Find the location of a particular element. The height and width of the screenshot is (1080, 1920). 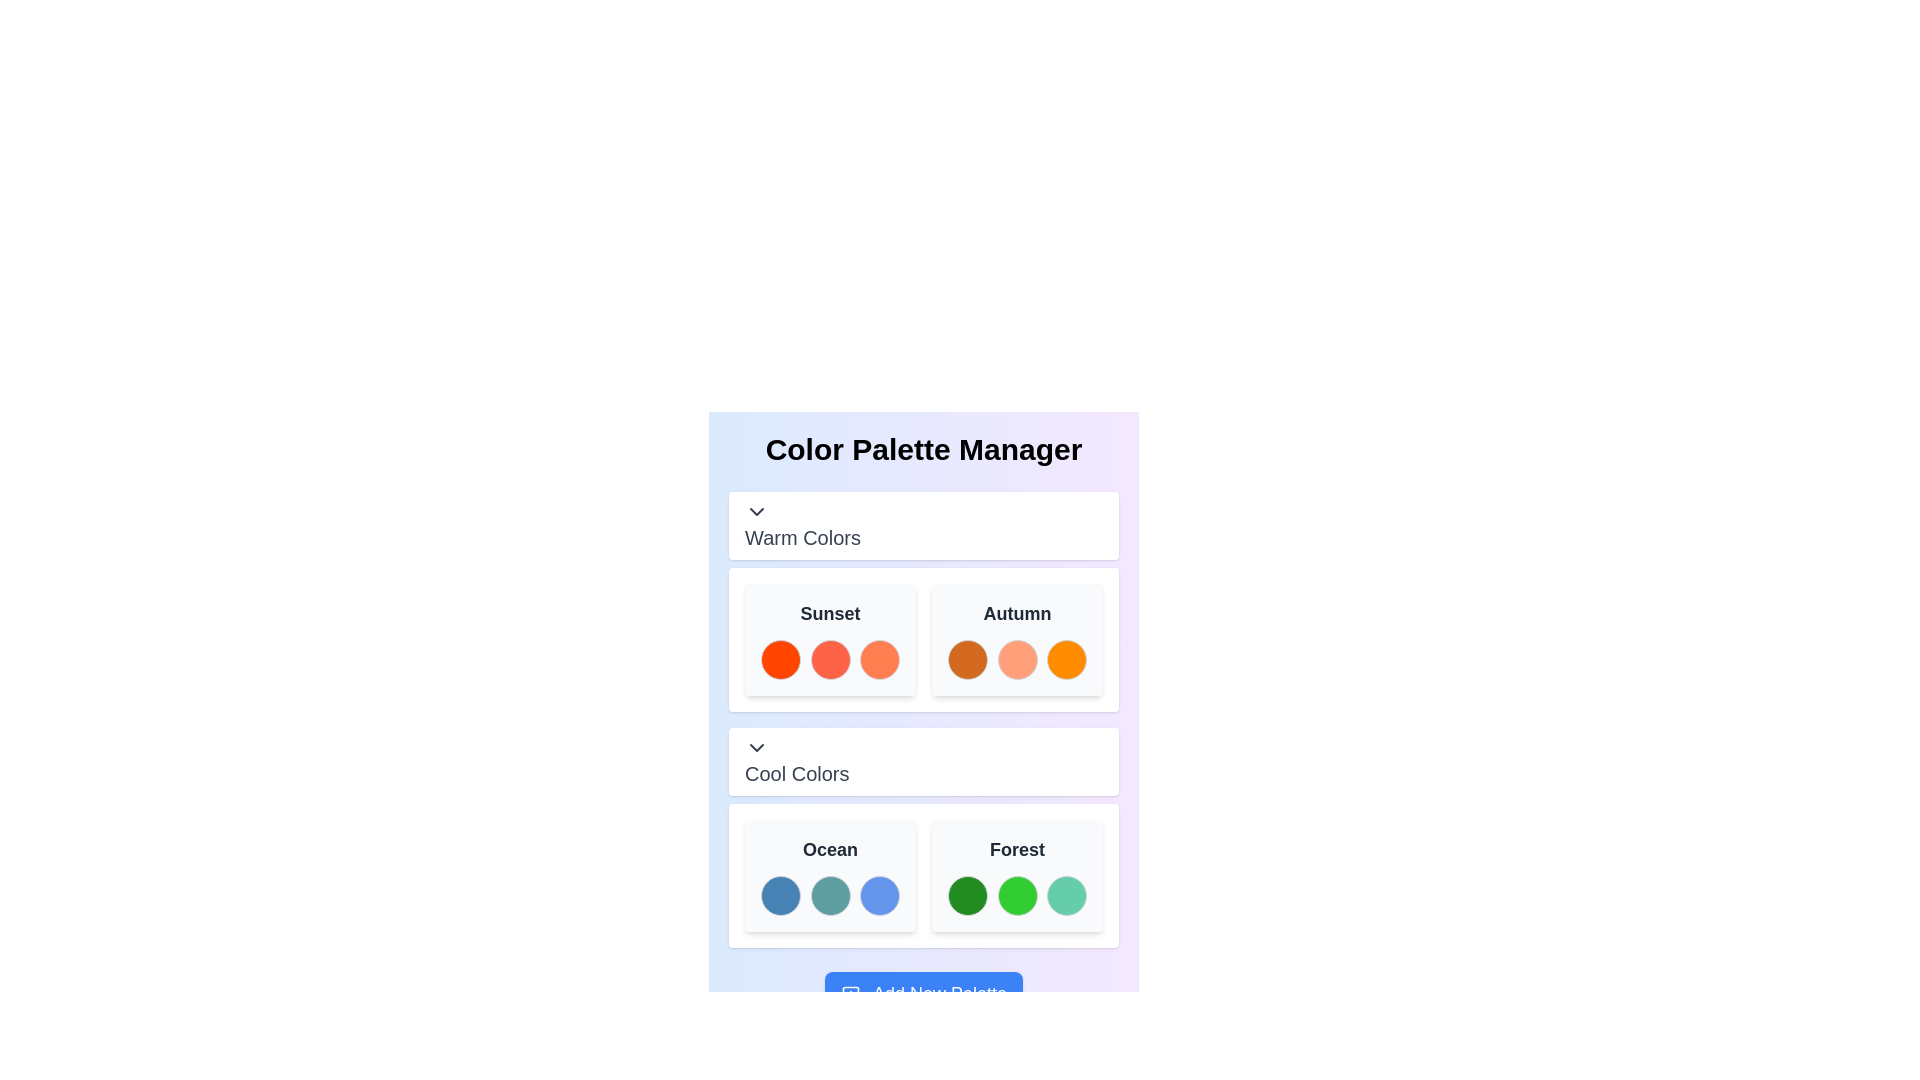

the 'Sunset' color palette, which displays a selection of warm colors in the first column under the 'Warm Colors' section is located at coordinates (830, 640).